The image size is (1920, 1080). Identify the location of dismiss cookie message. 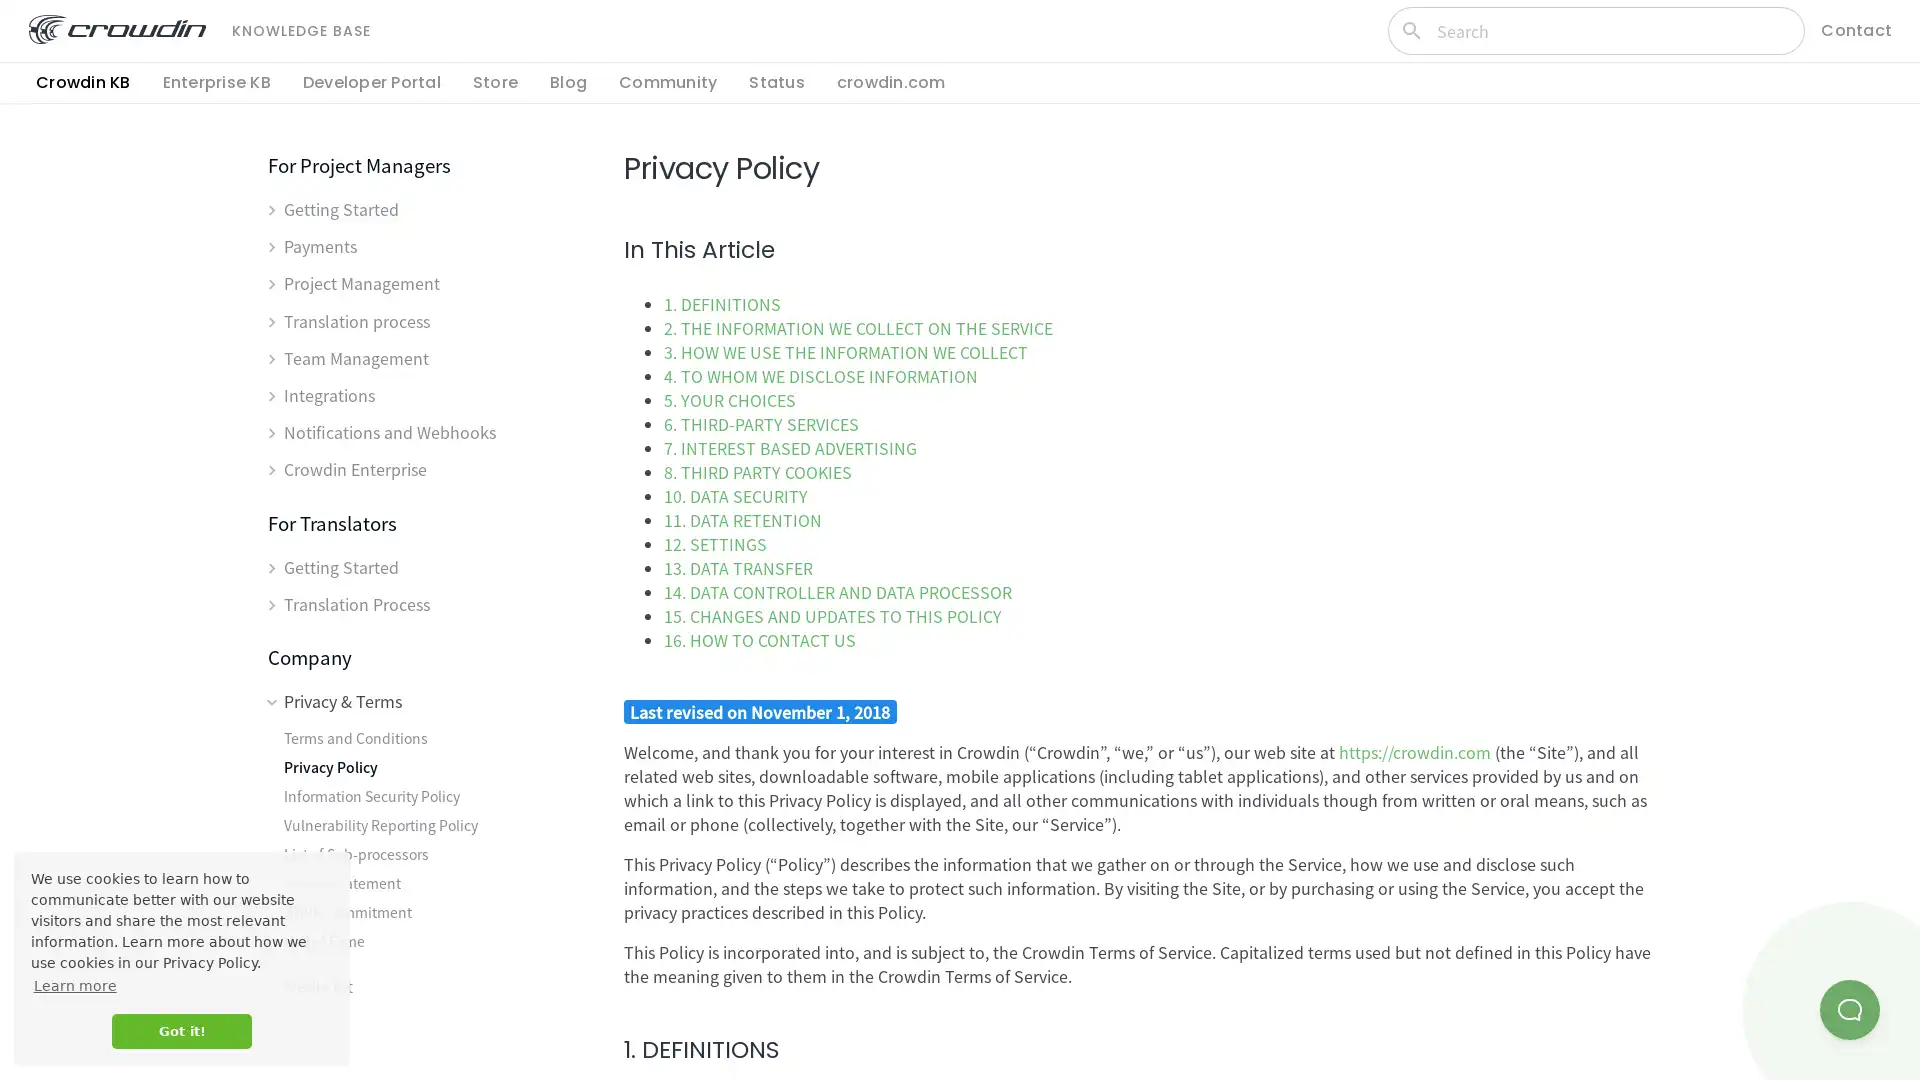
(182, 1031).